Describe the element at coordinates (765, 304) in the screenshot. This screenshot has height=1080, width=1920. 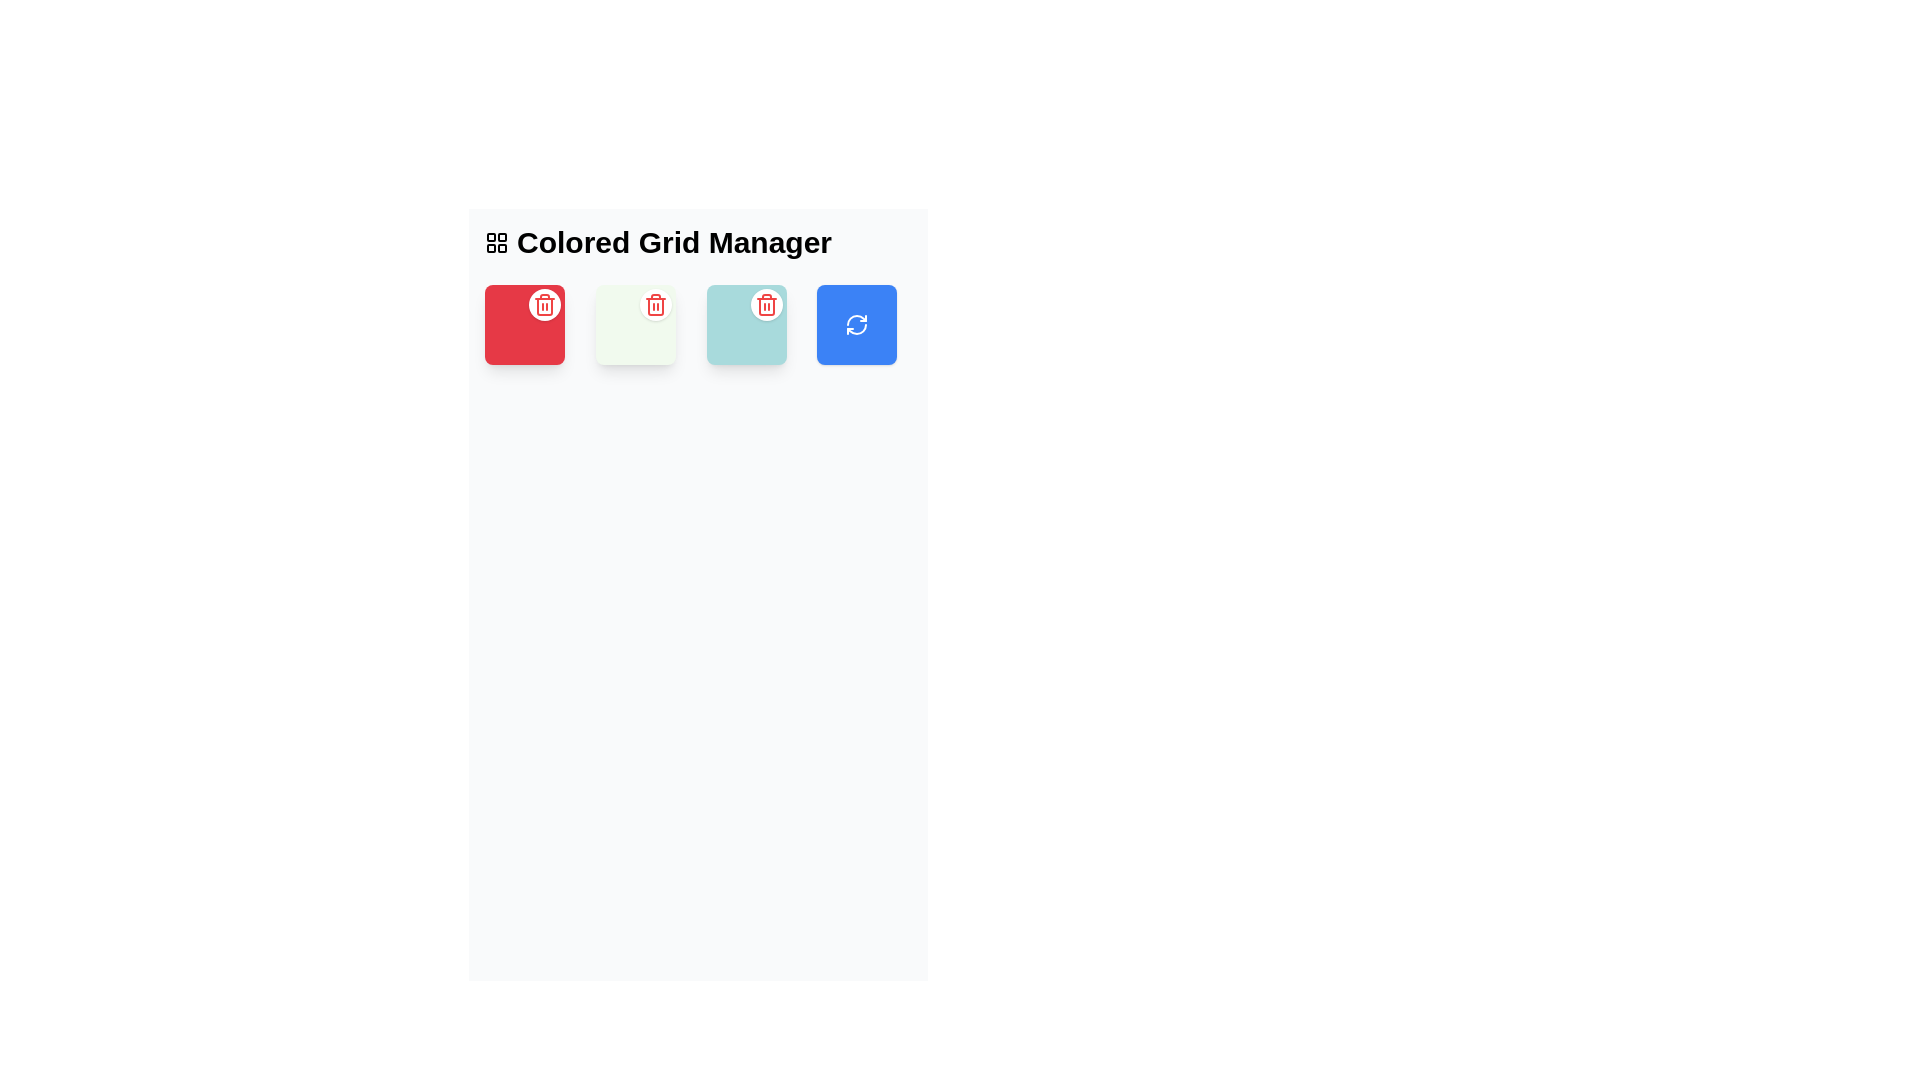
I see `the red trash bin icon button located inside a circular white background, positioned at the top-right corner of the third cyan grid item` at that location.